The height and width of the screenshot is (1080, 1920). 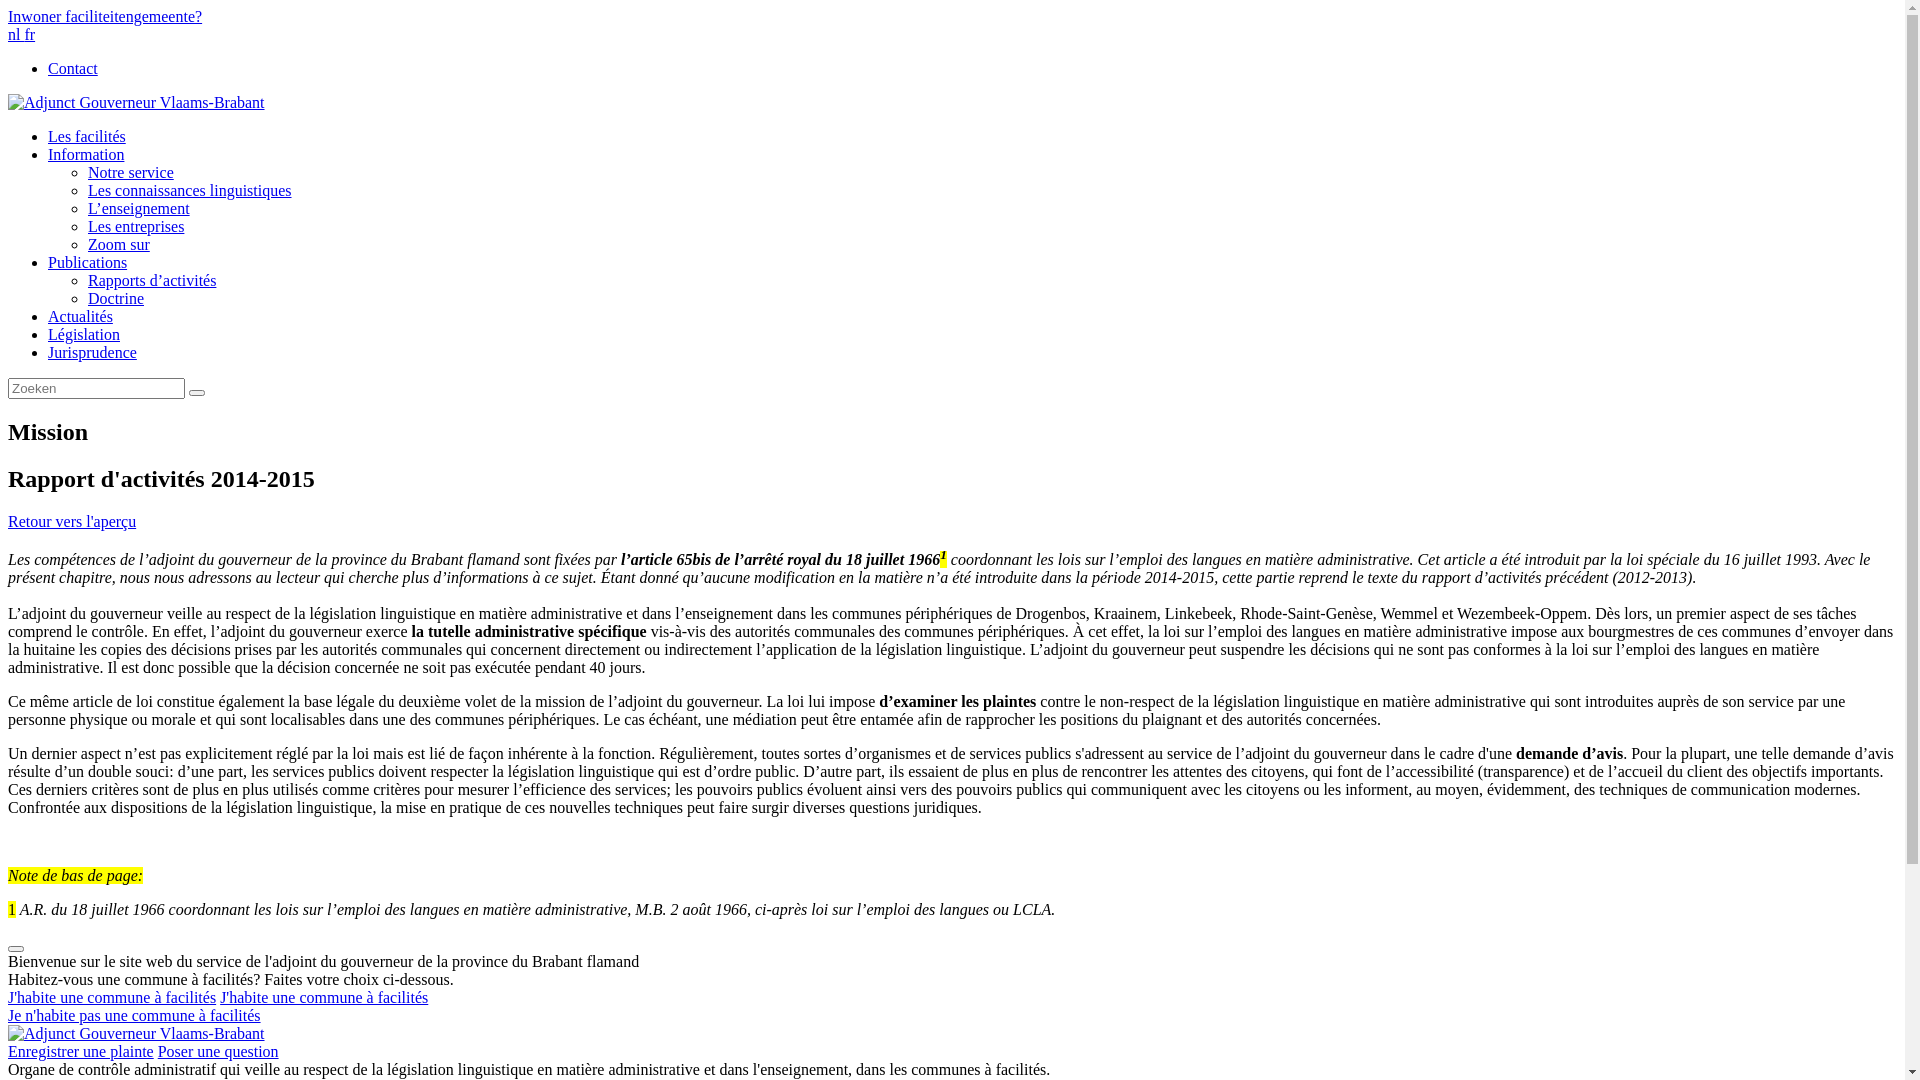 What do you see at coordinates (8, 16) in the screenshot?
I see `'Inwoner faciliteitengemeente?'` at bounding box center [8, 16].